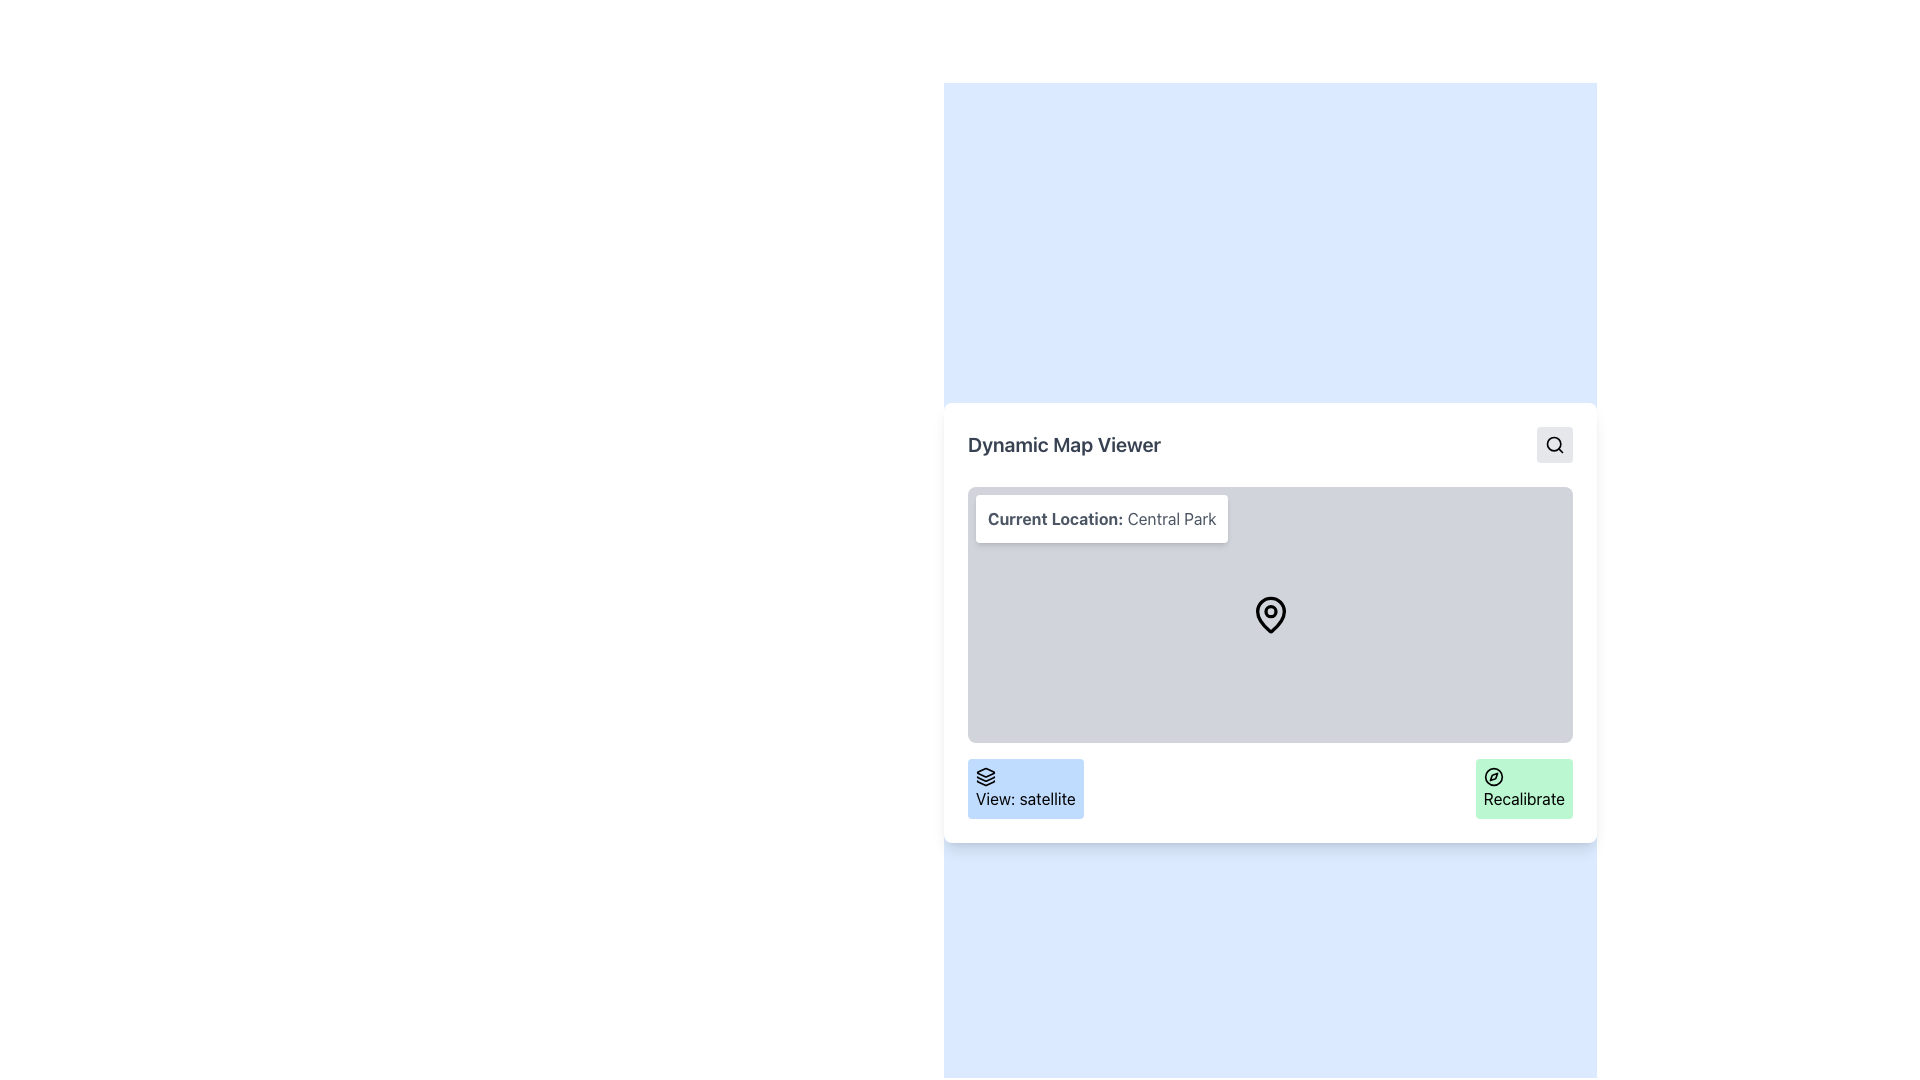 The width and height of the screenshot is (1920, 1080). What do you see at coordinates (1101, 518) in the screenshot?
I see `text displayed in the Text Label indicating the current location, which shows 'Central Park' and is located in the upper-left part of the map viewer` at bounding box center [1101, 518].